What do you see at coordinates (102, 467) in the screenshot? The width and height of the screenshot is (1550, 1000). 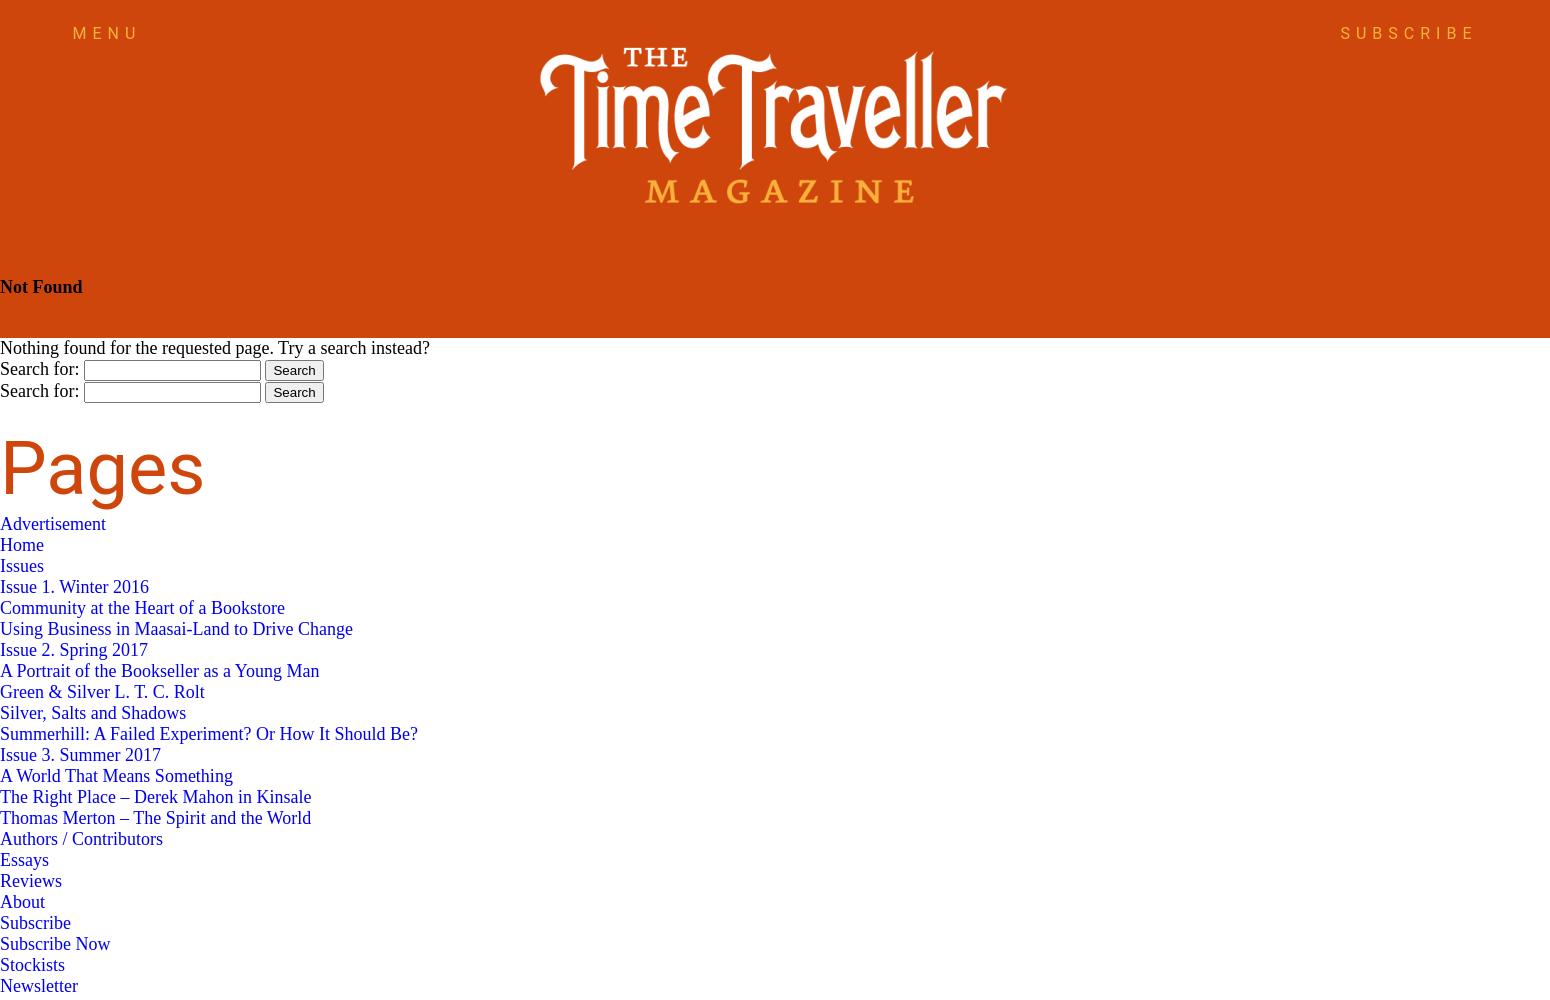 I see `'Pages'` at bounding box center [102, 467].